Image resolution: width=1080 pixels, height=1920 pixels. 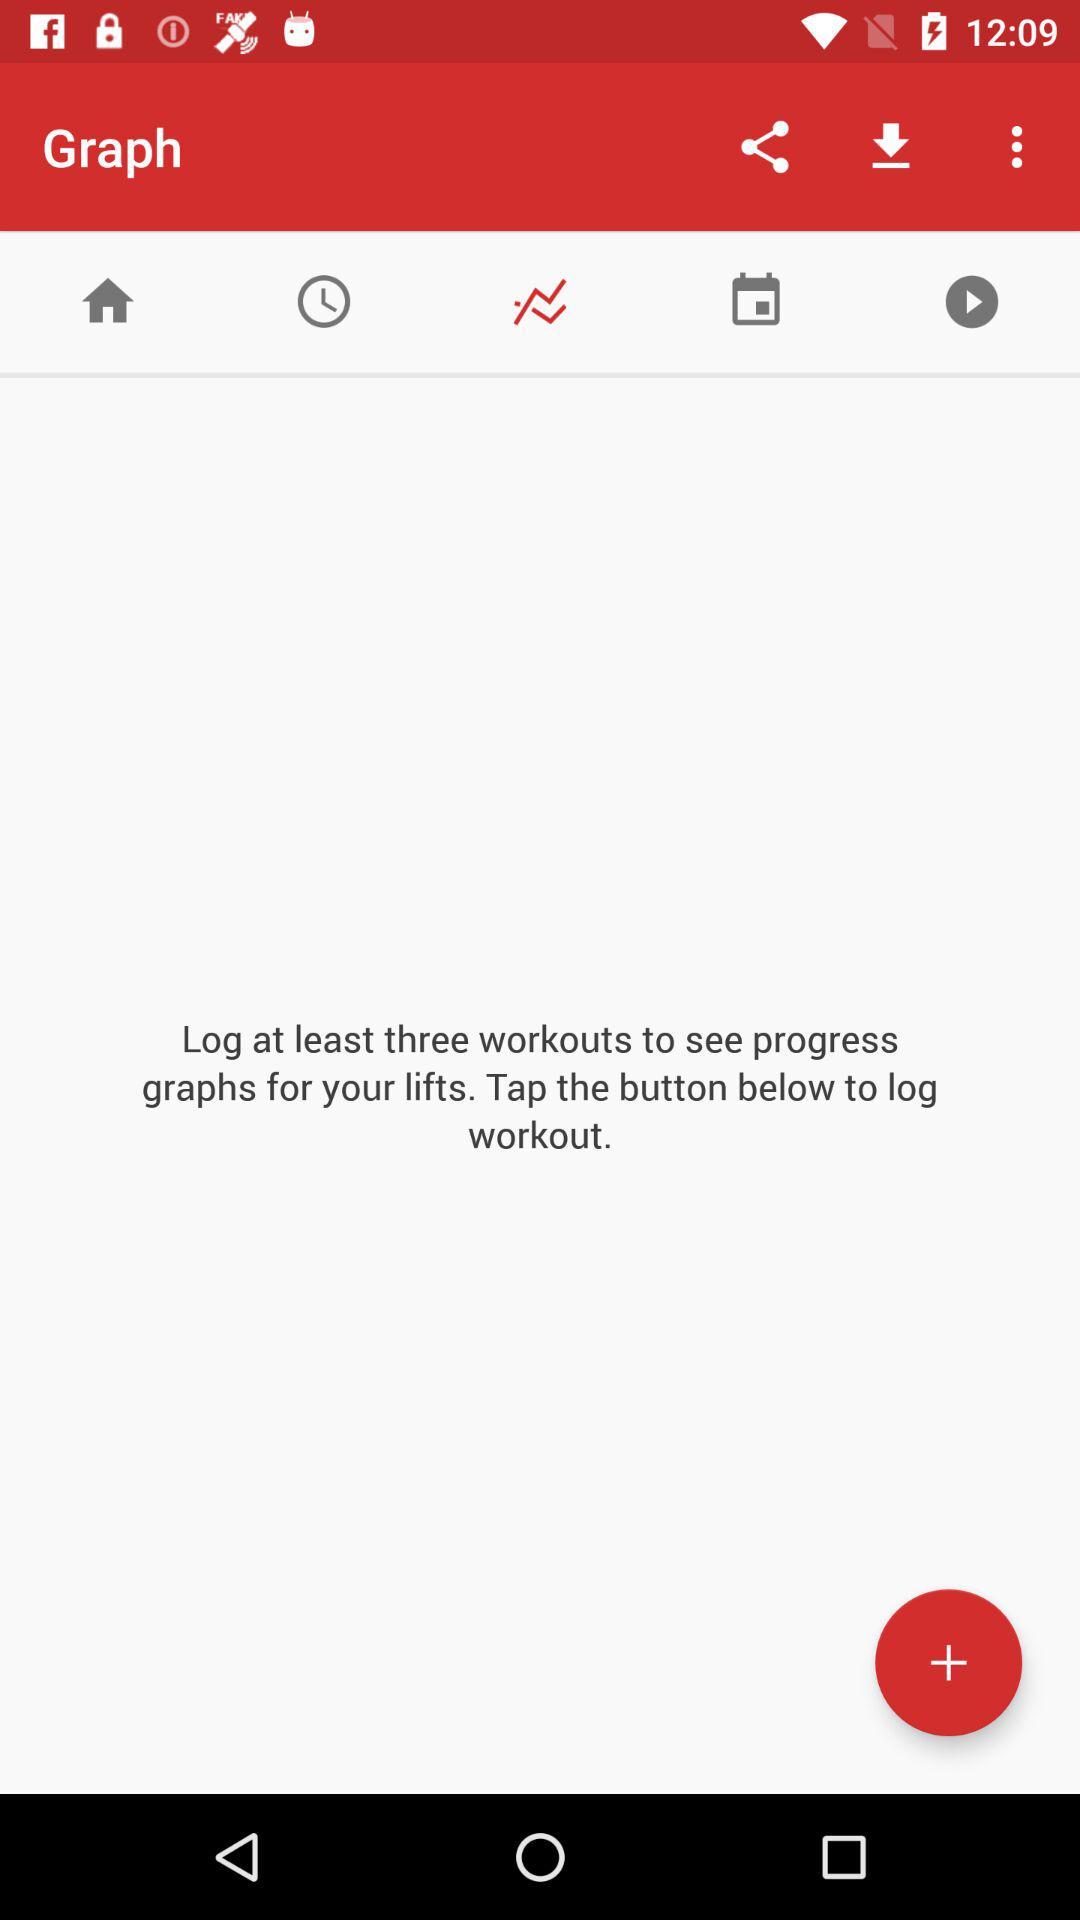 I want to click on show history, so click(x=323, y=300).